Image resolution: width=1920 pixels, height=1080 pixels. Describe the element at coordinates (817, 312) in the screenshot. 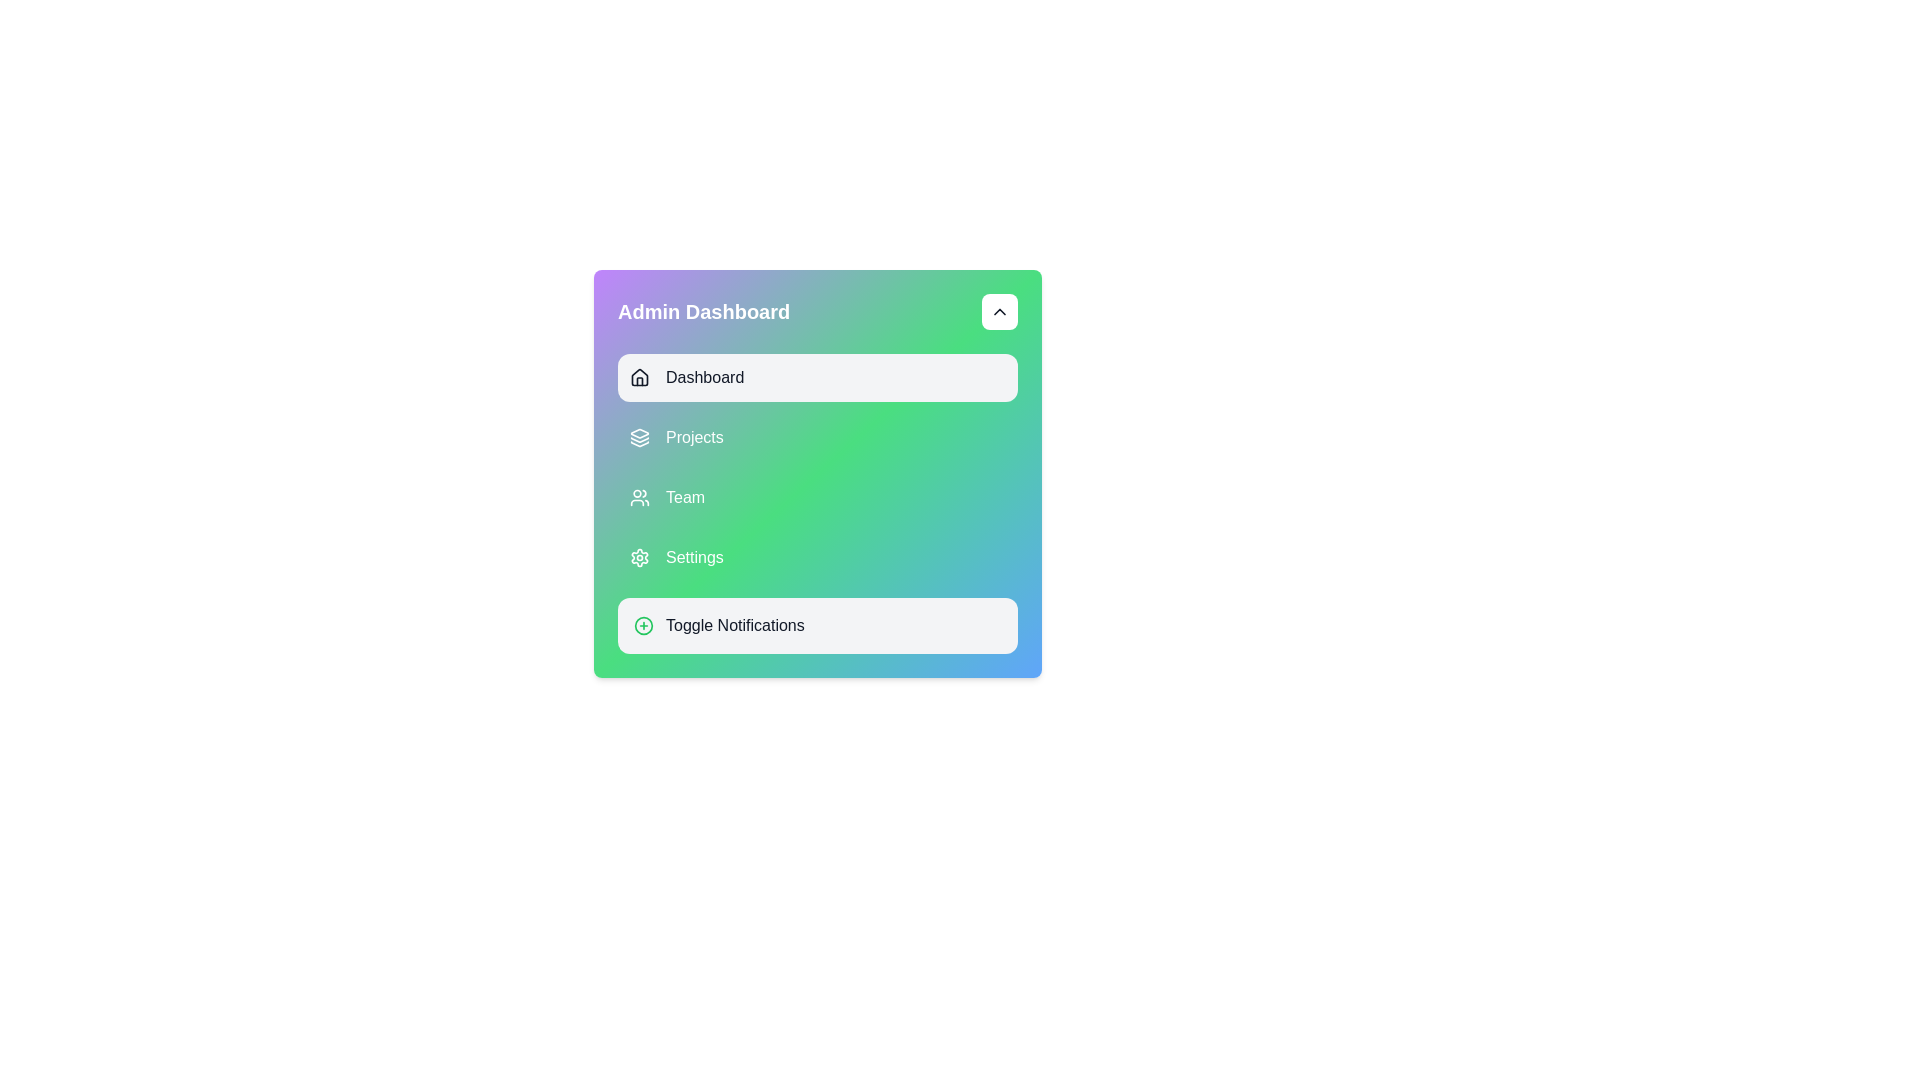

I see `the 'Admin Dashboard' header bar, which is located at the top of the colorful gradient background` at that location.